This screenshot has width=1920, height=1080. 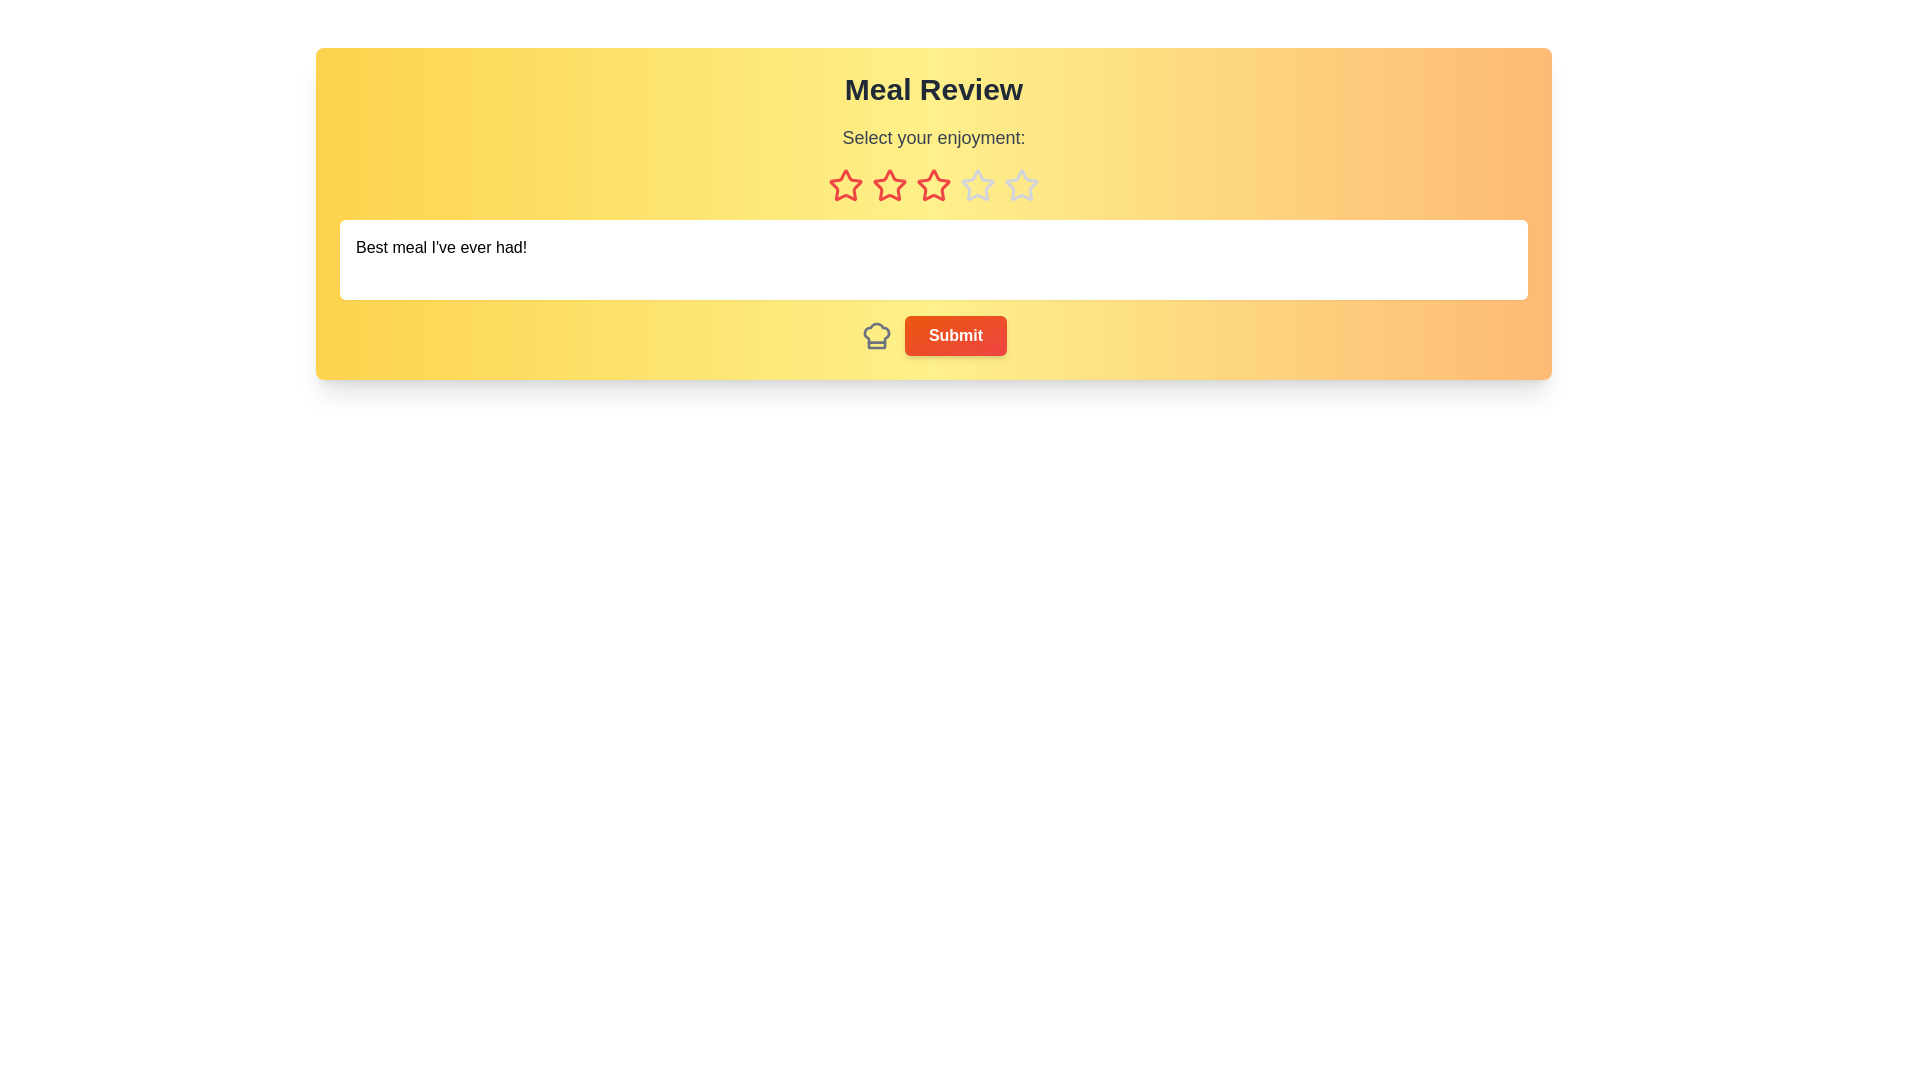 What do you see at coordinates (845, 185) in the screenshot?
I see `the first star icon in the five-star rating system` at bounding box center [845, 185].